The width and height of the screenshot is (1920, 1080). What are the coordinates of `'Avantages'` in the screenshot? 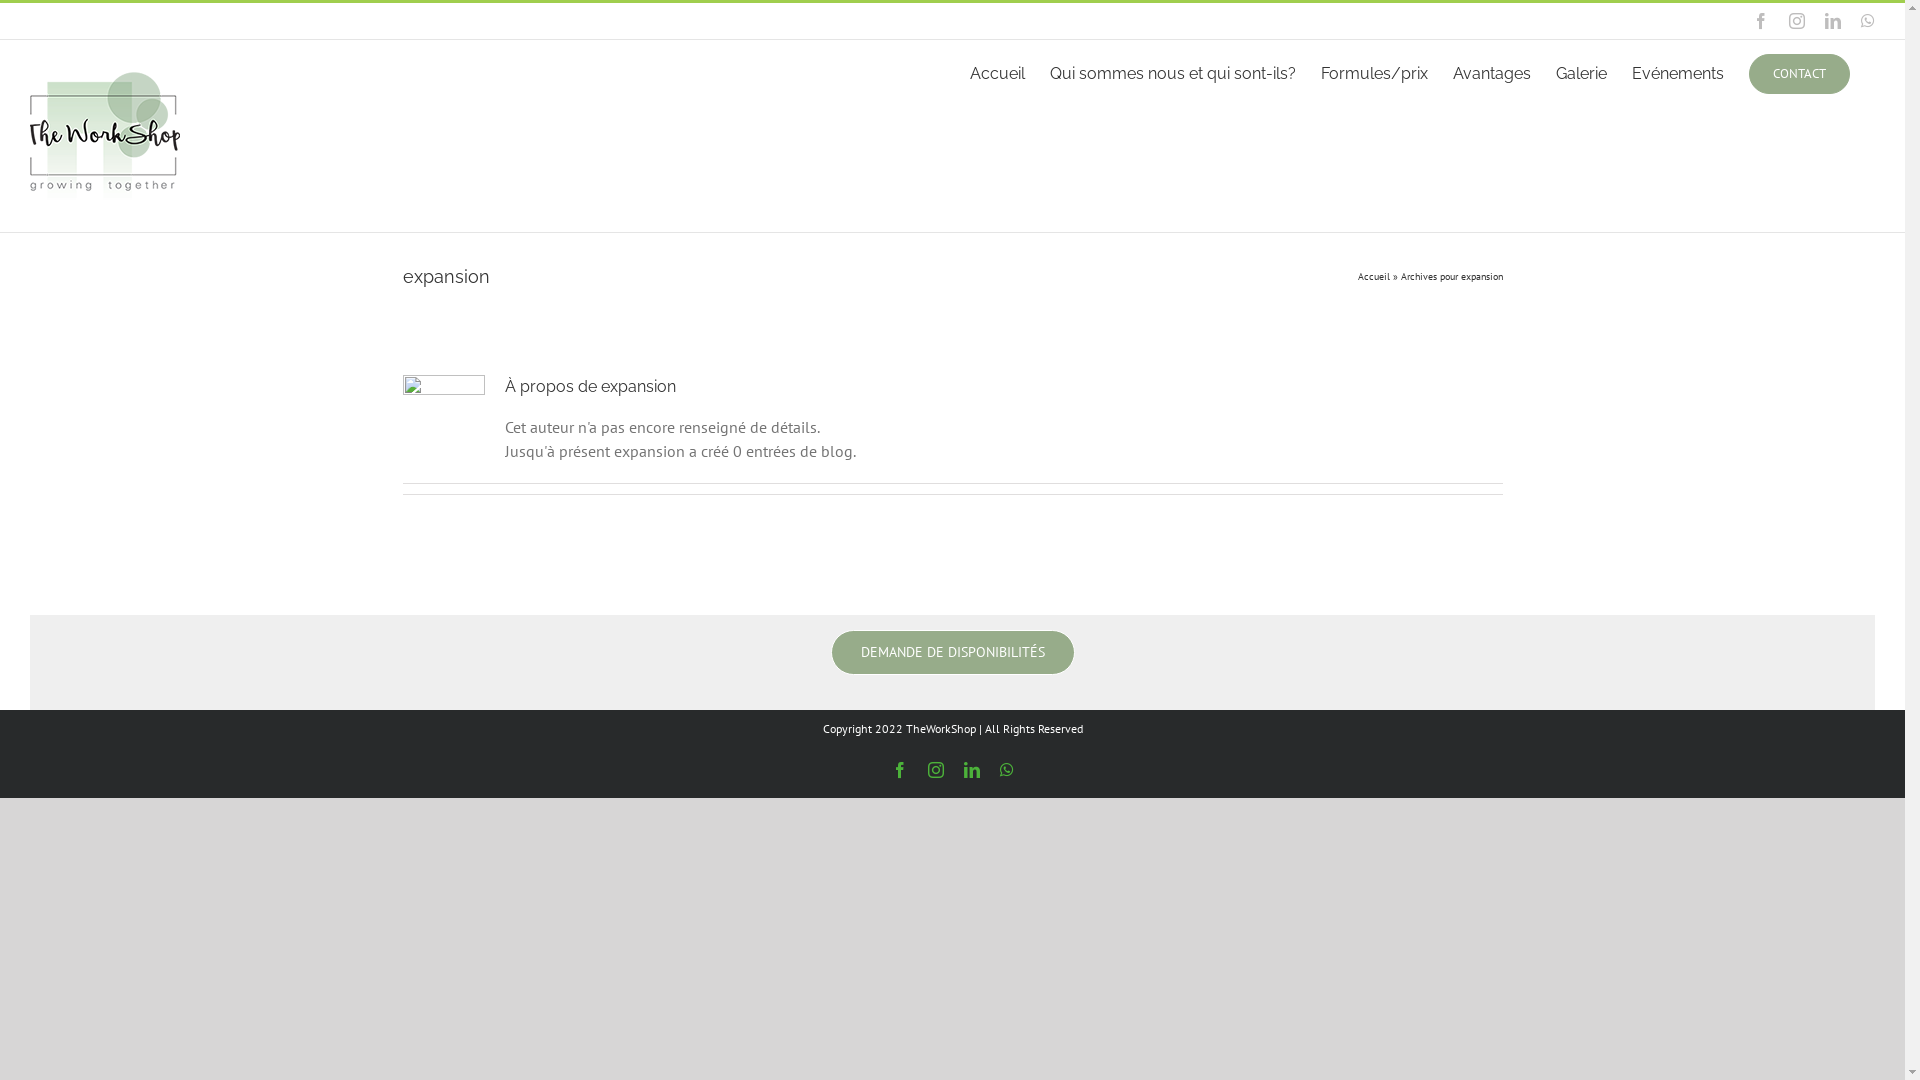 It's located at (1492, 71).